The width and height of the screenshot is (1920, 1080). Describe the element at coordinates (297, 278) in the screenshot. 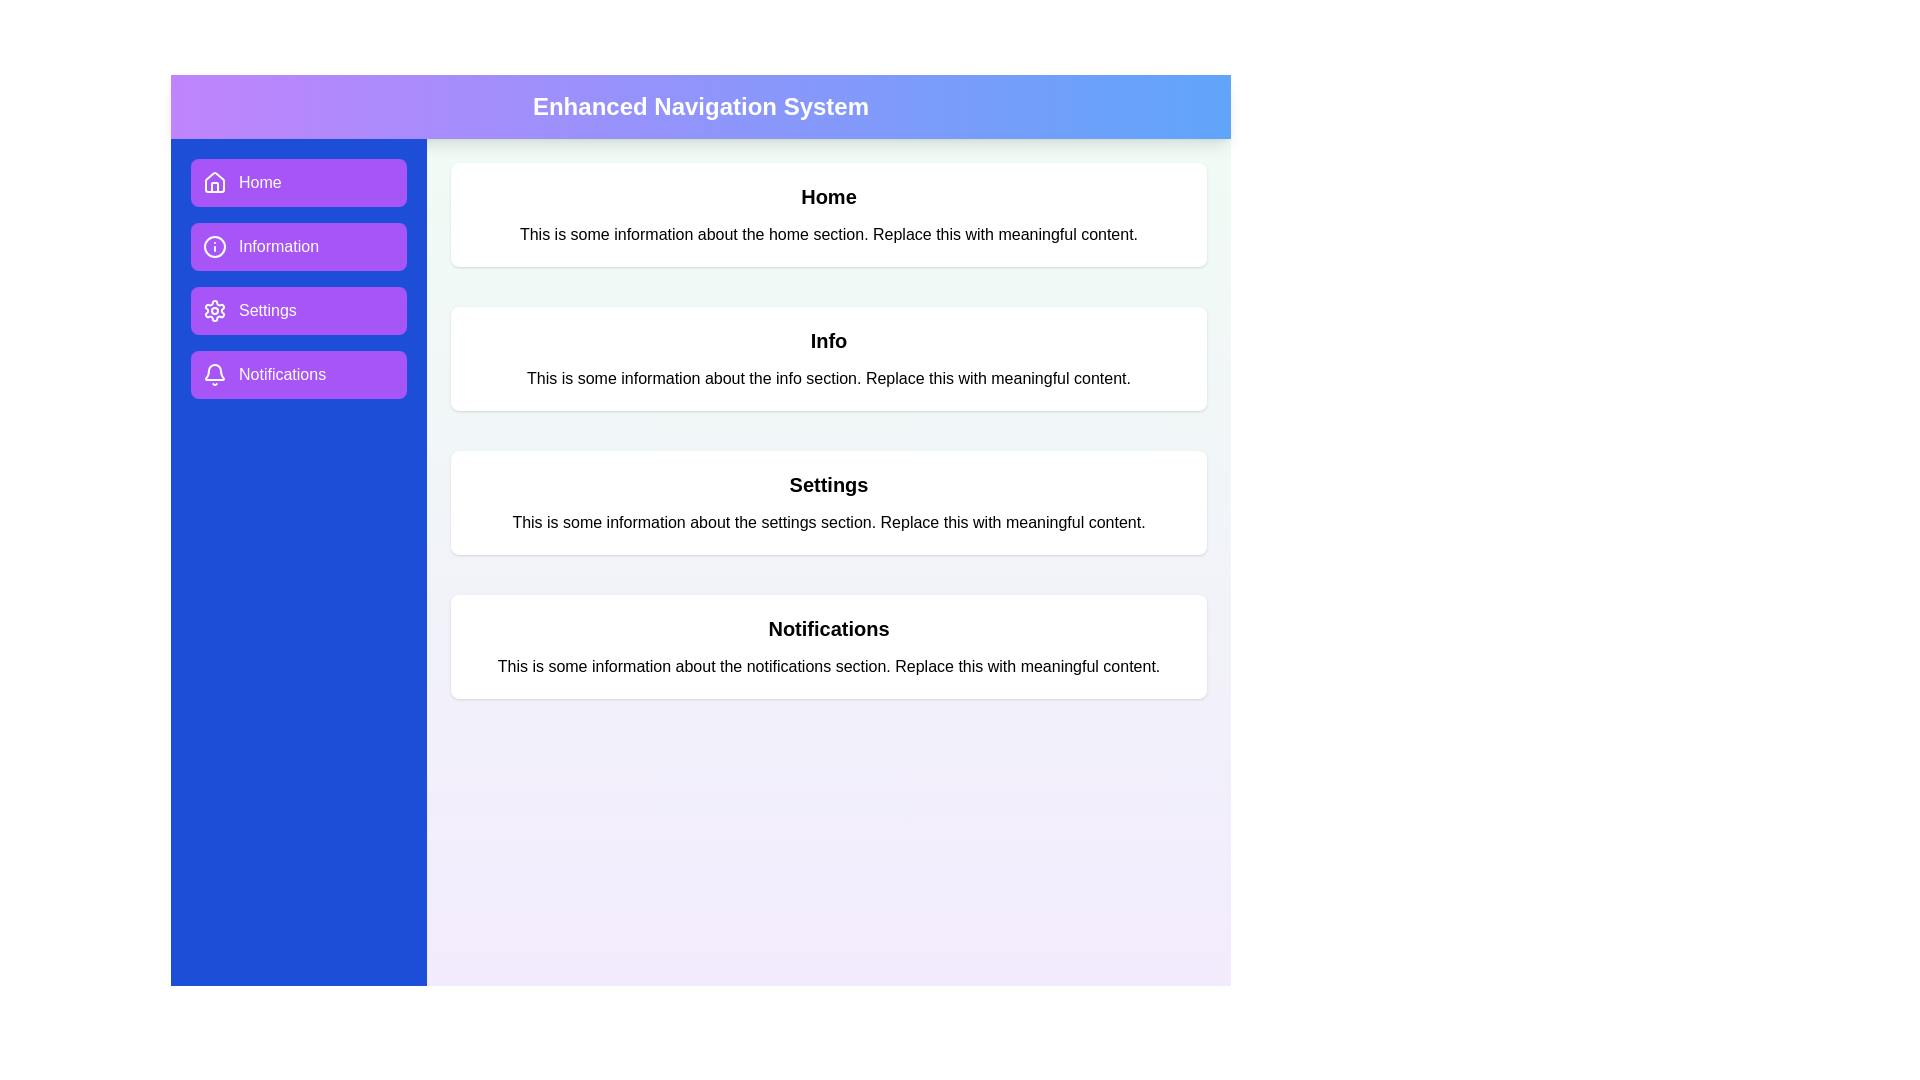

I see `the second navigation button in the vertical stack of the sidebar menu` at that location.